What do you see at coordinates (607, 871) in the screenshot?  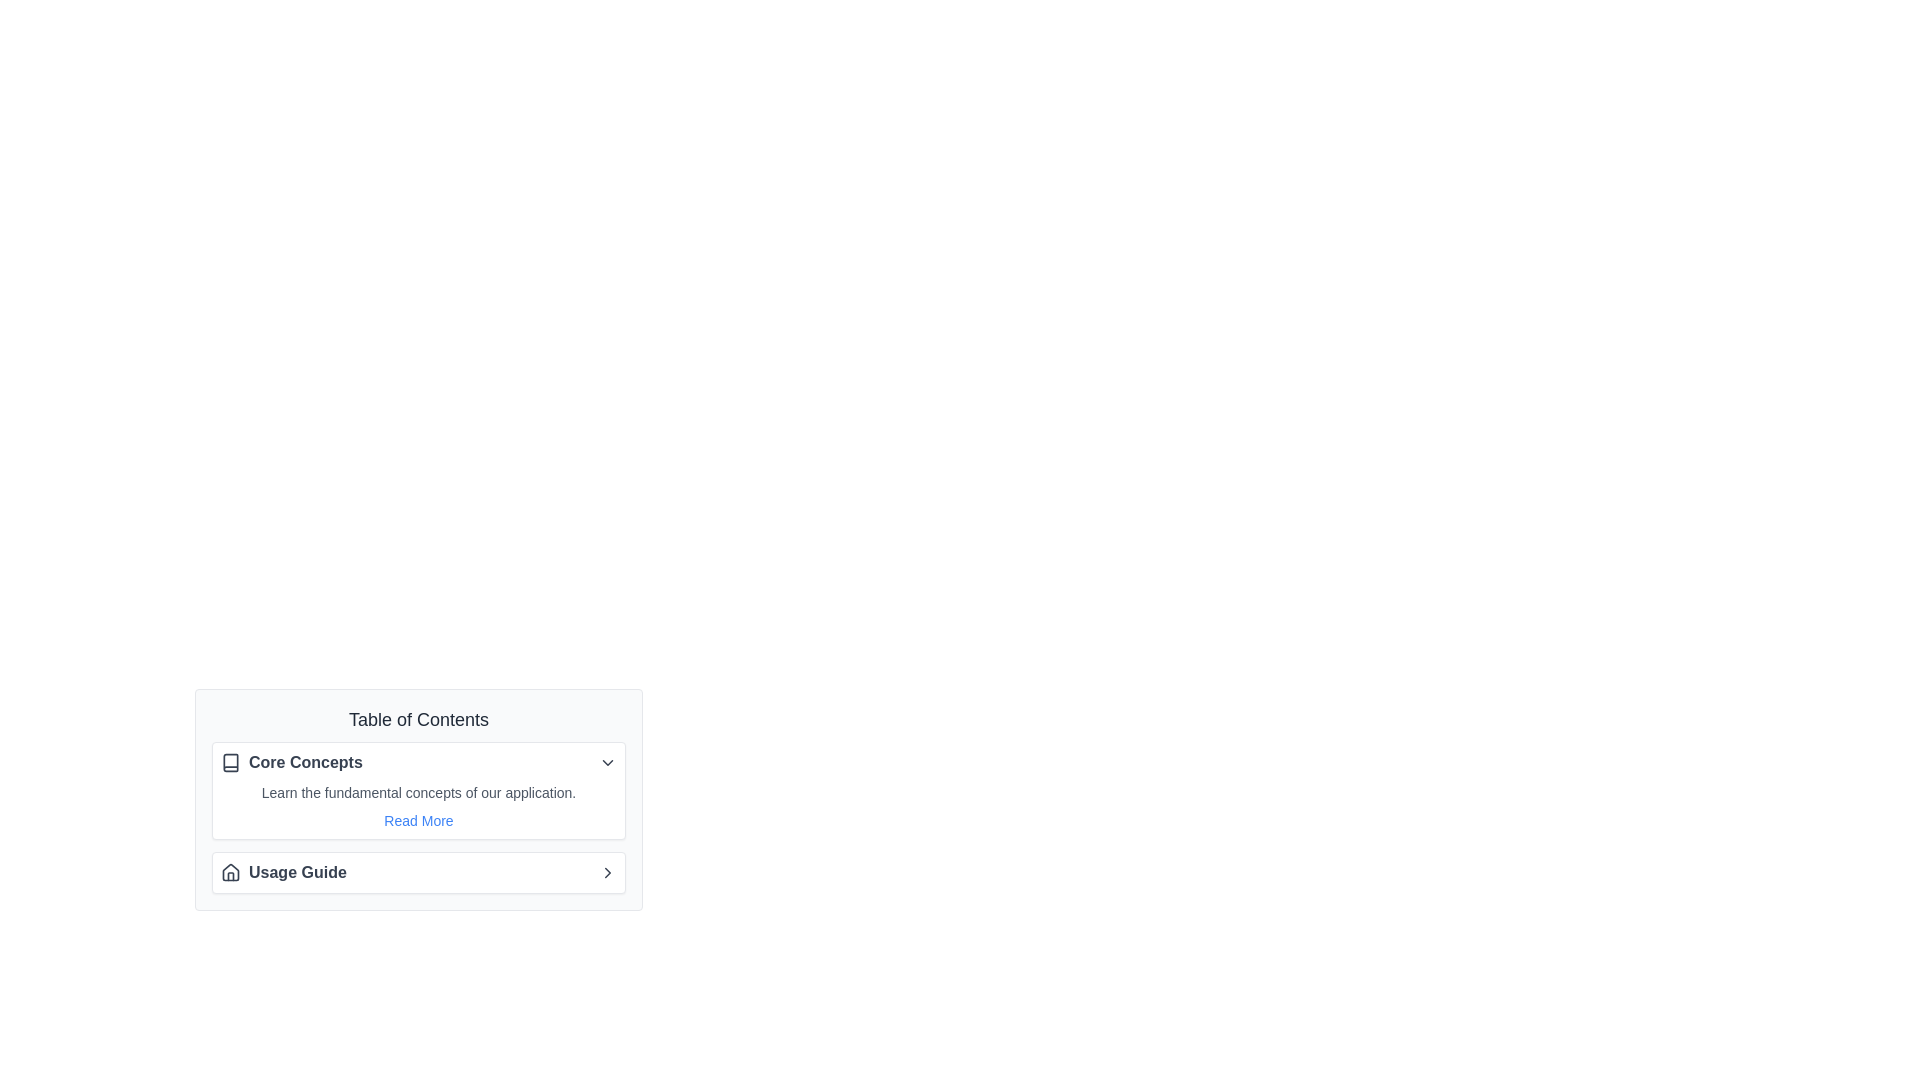 I see `the small right-facing chevron arrow icon in the 'Table of Contents' section, located directly to the right of the 'Usage Guide' text` at bounding box center [607, 871].